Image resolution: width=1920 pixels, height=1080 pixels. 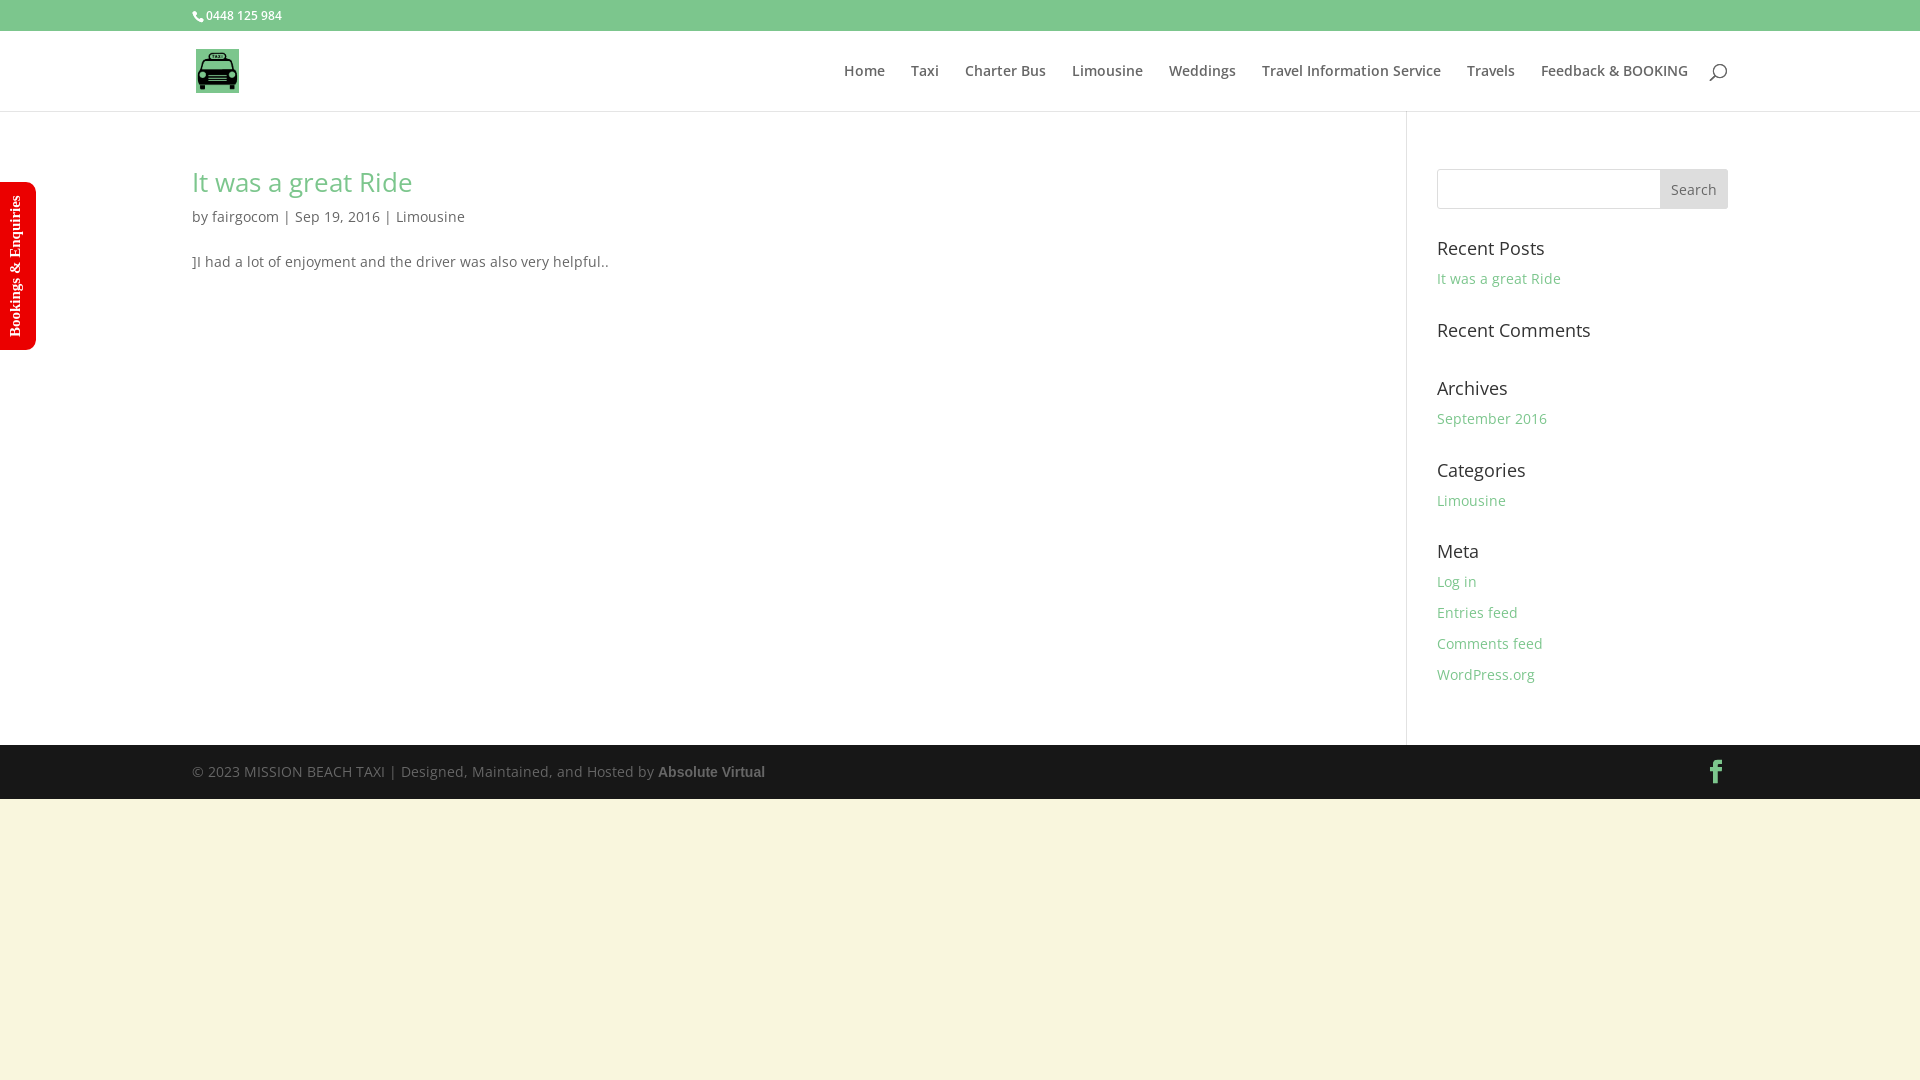 I want to click on 'Travels', so click(x=1491, y=86).